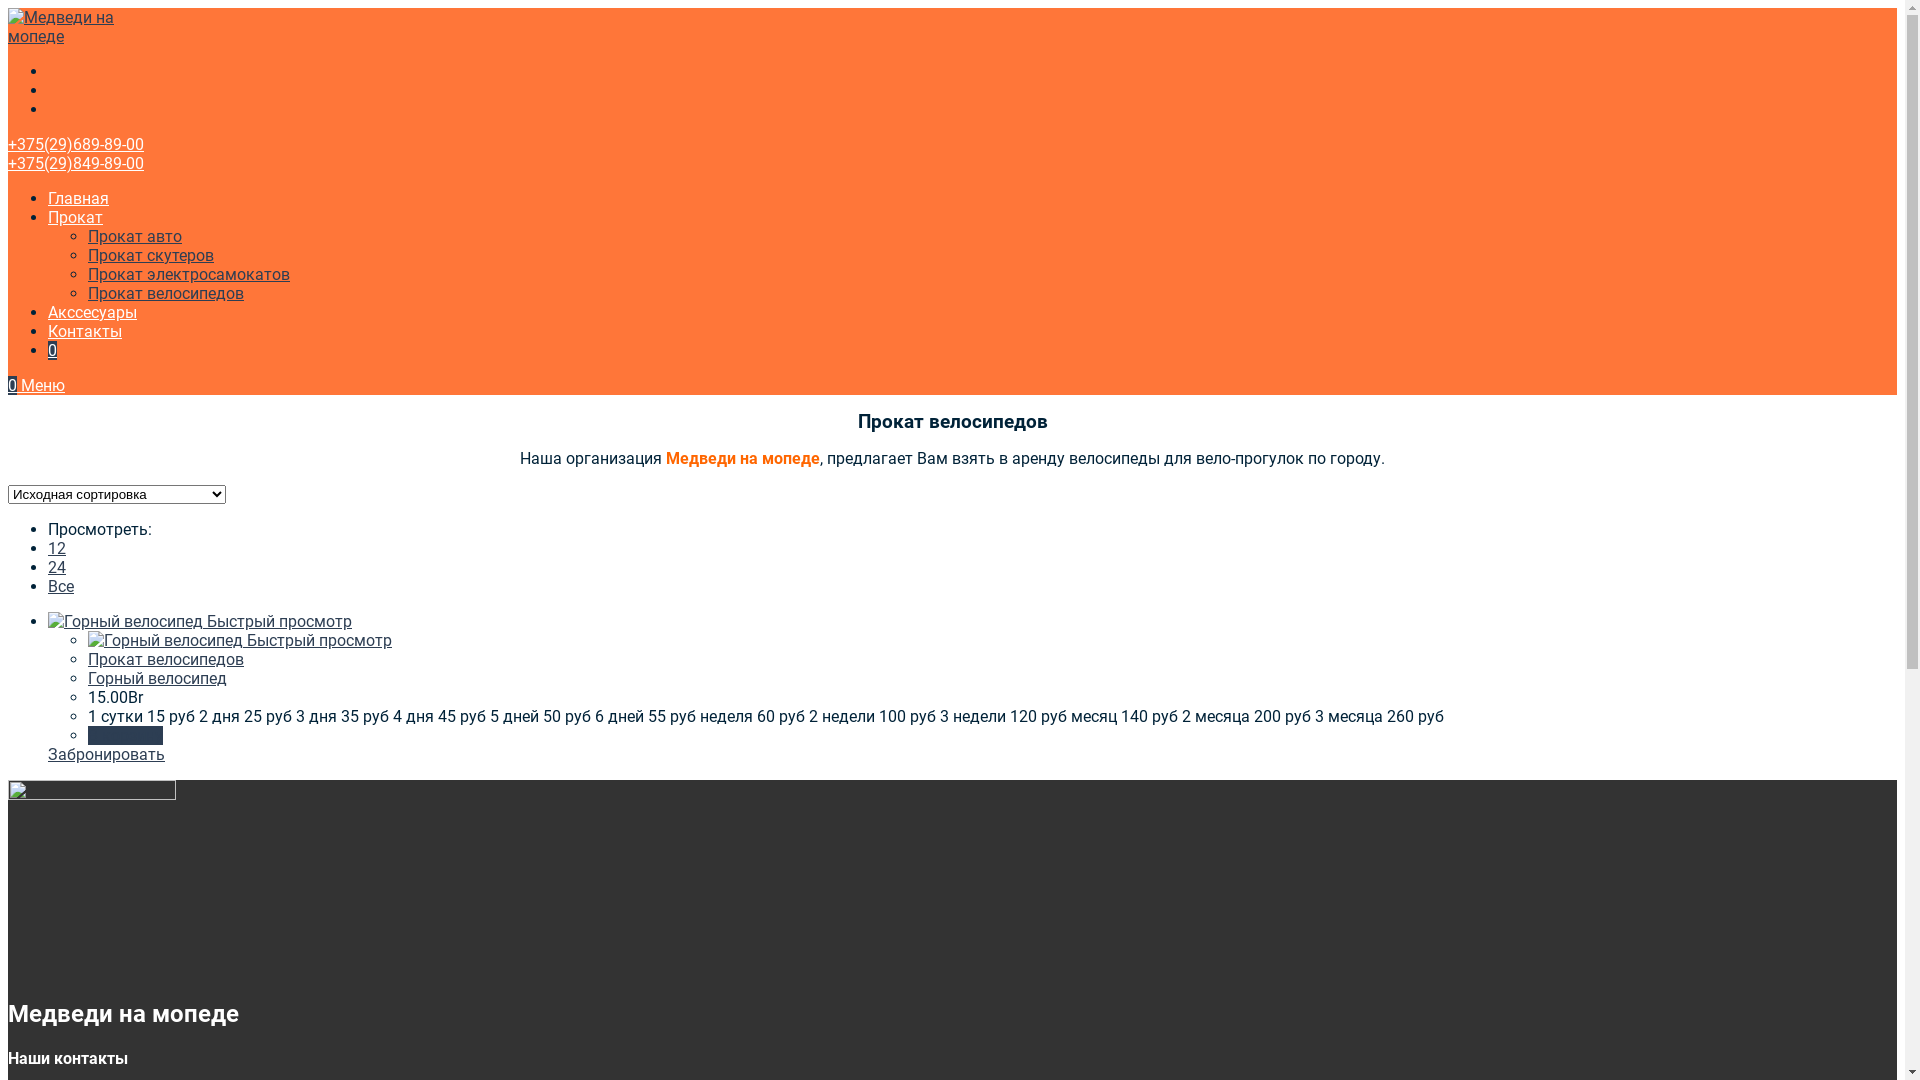 This screenshot has height=1080, width=1920. What do you see at coordinates (14, 385) in the screenshot?
I see `'0'` at bounding box center [14, 385].